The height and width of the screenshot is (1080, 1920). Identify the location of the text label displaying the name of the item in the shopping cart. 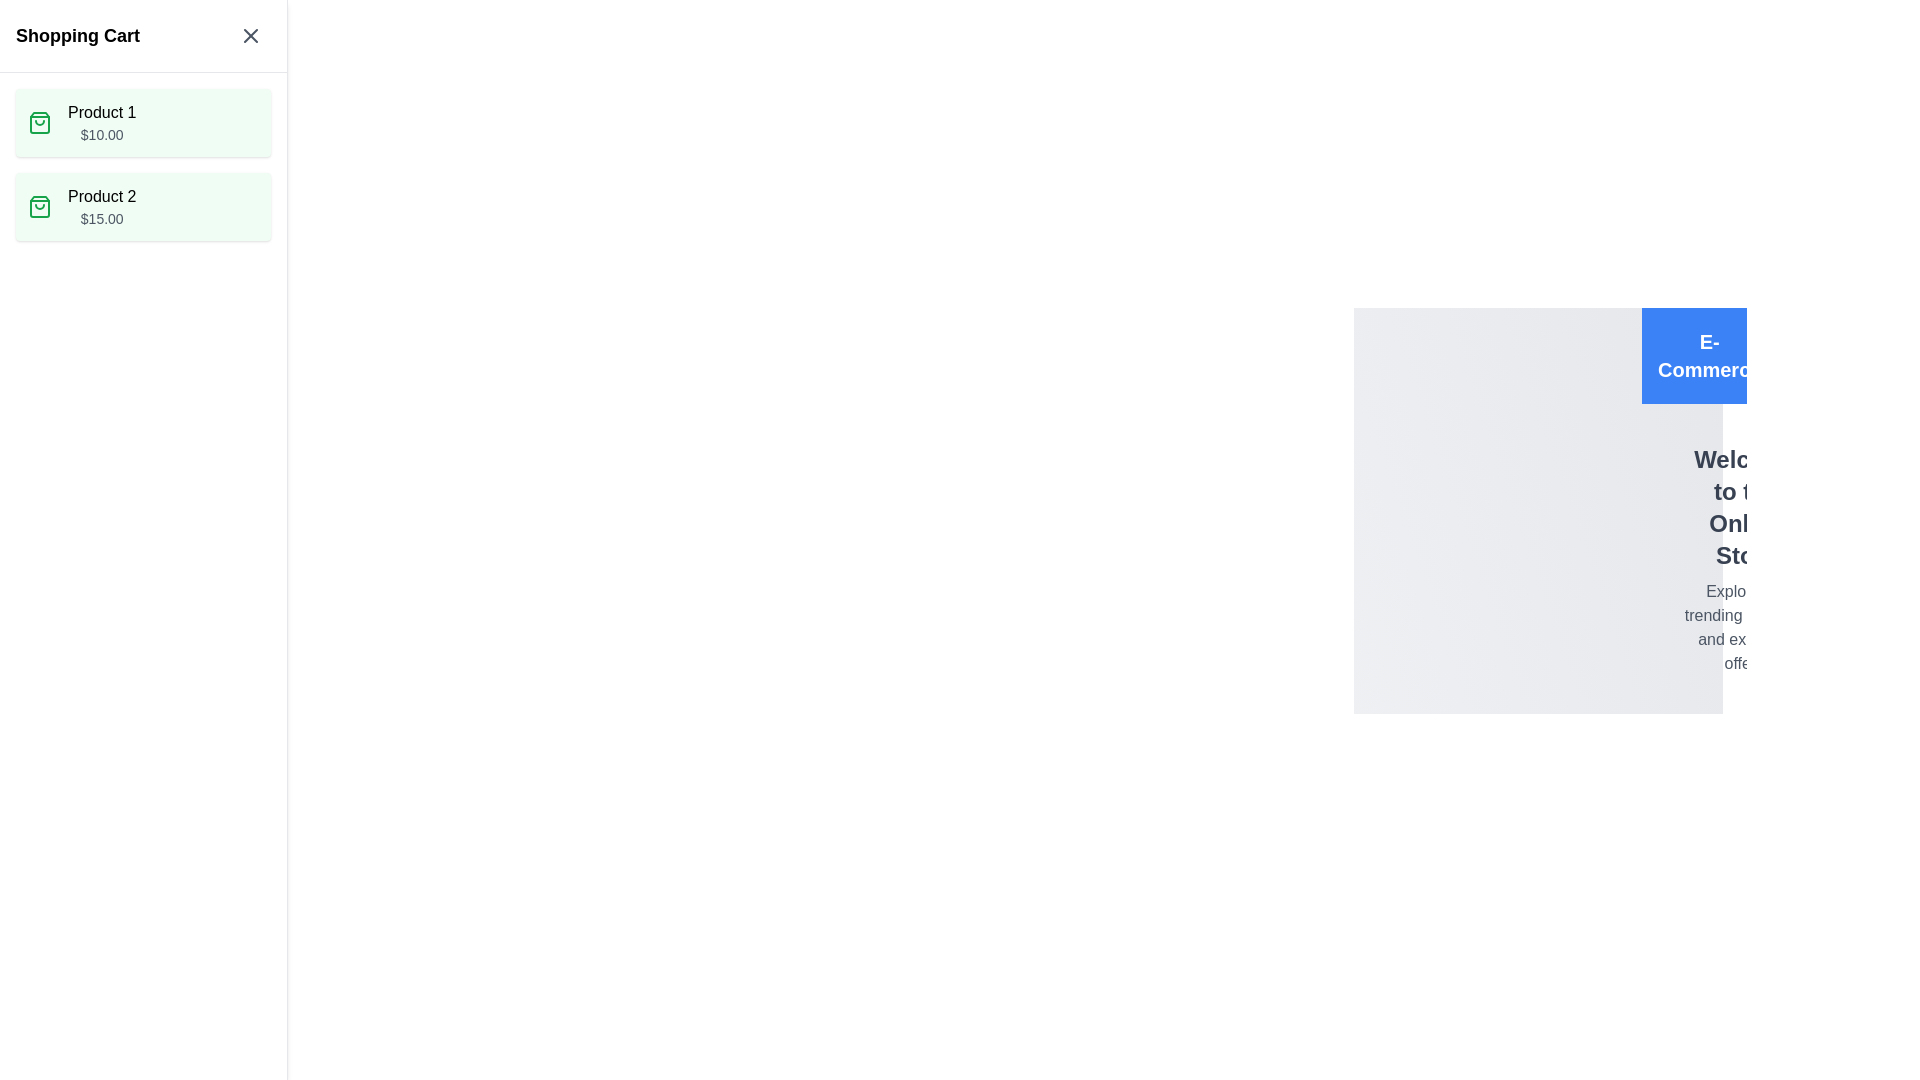
(101, 112).